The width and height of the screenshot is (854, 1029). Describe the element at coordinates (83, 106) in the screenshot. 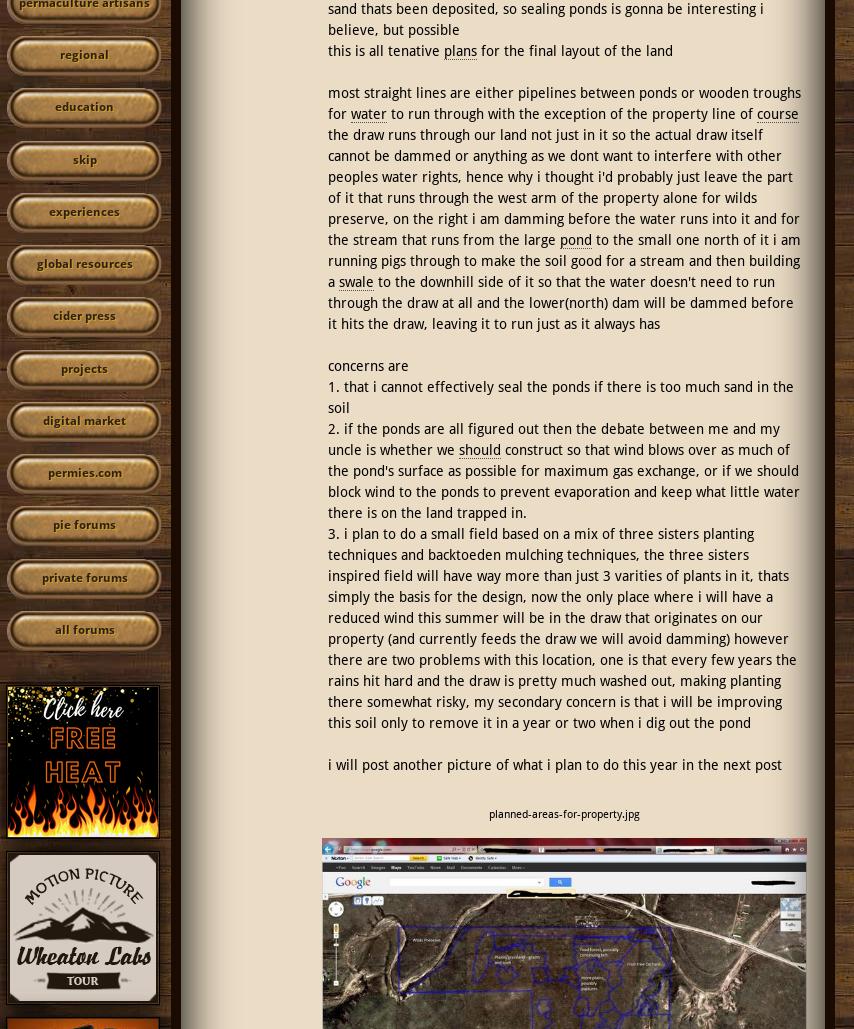

I see `'education'` at that location.